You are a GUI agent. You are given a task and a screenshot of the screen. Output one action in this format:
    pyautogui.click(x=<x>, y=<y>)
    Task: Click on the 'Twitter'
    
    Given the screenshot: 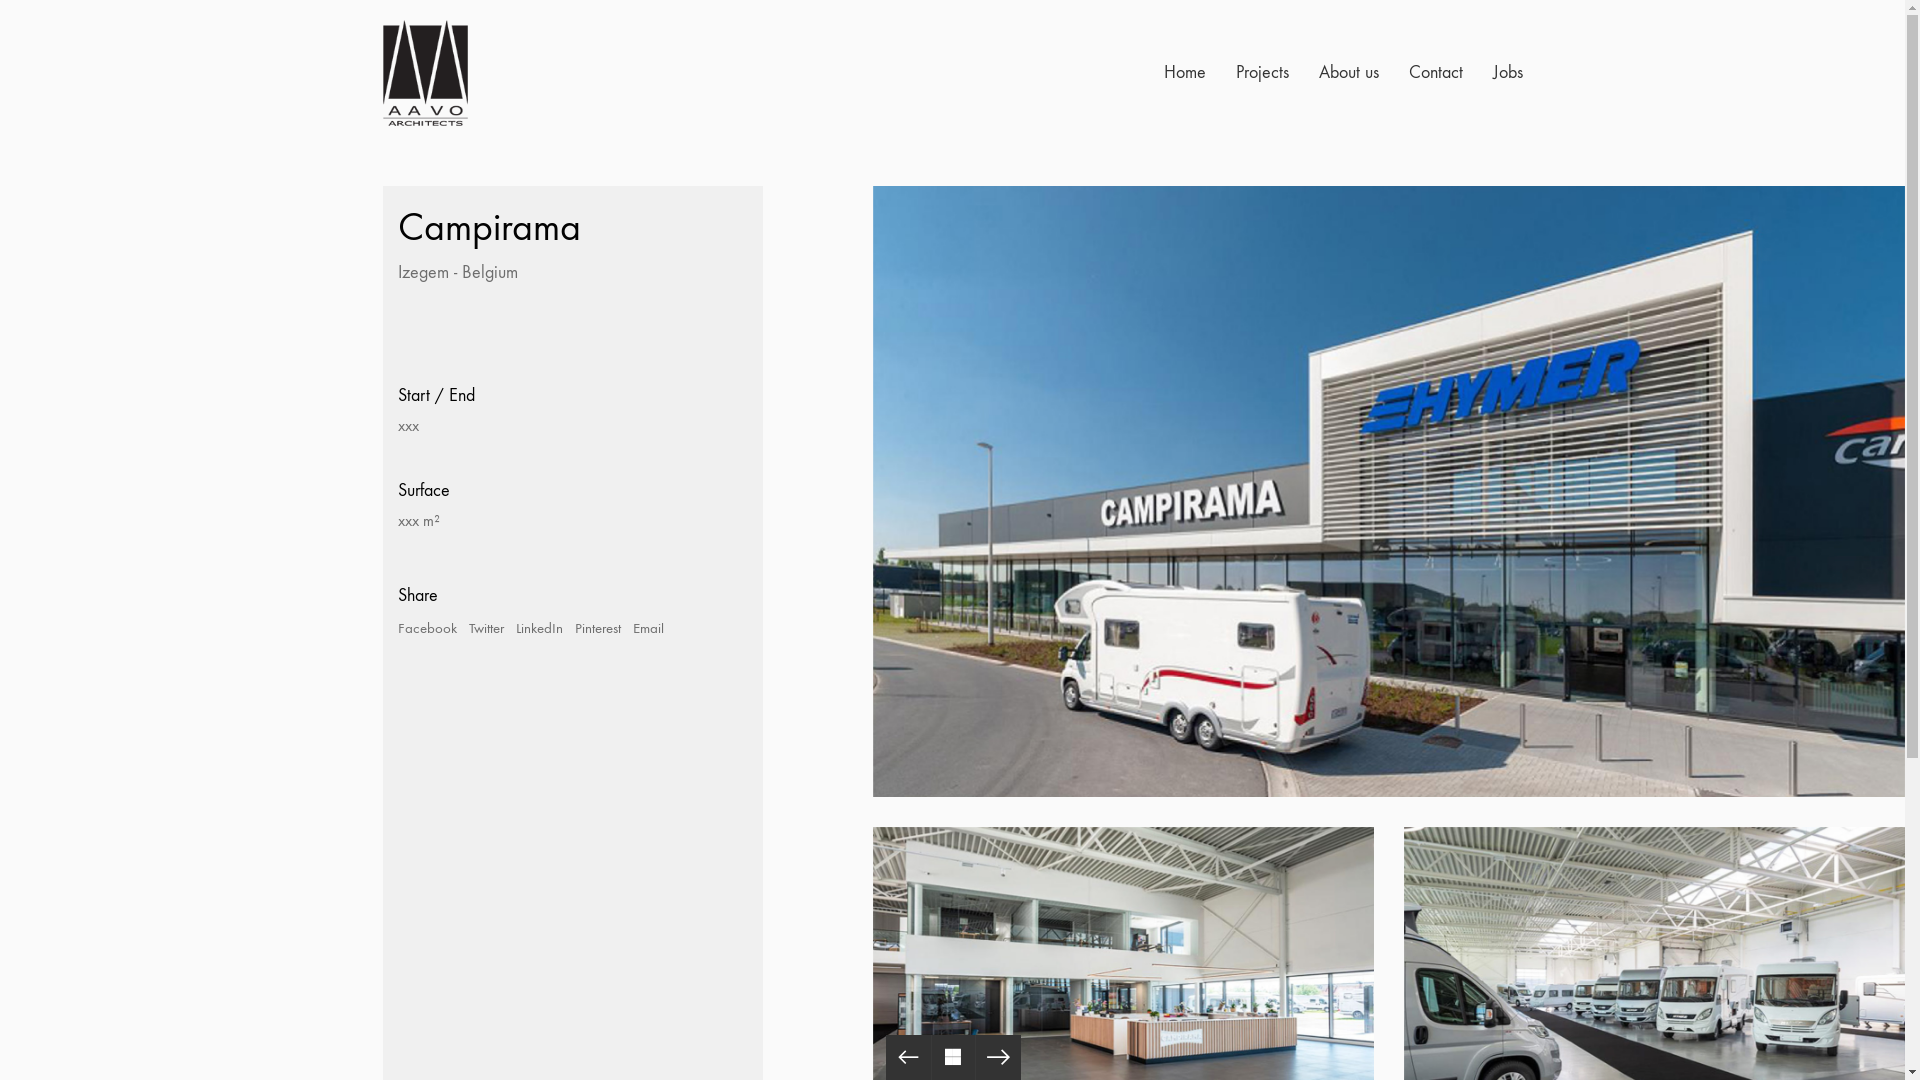 What is the action you would take?
    pyautogui.click(x=485, y=627)
    